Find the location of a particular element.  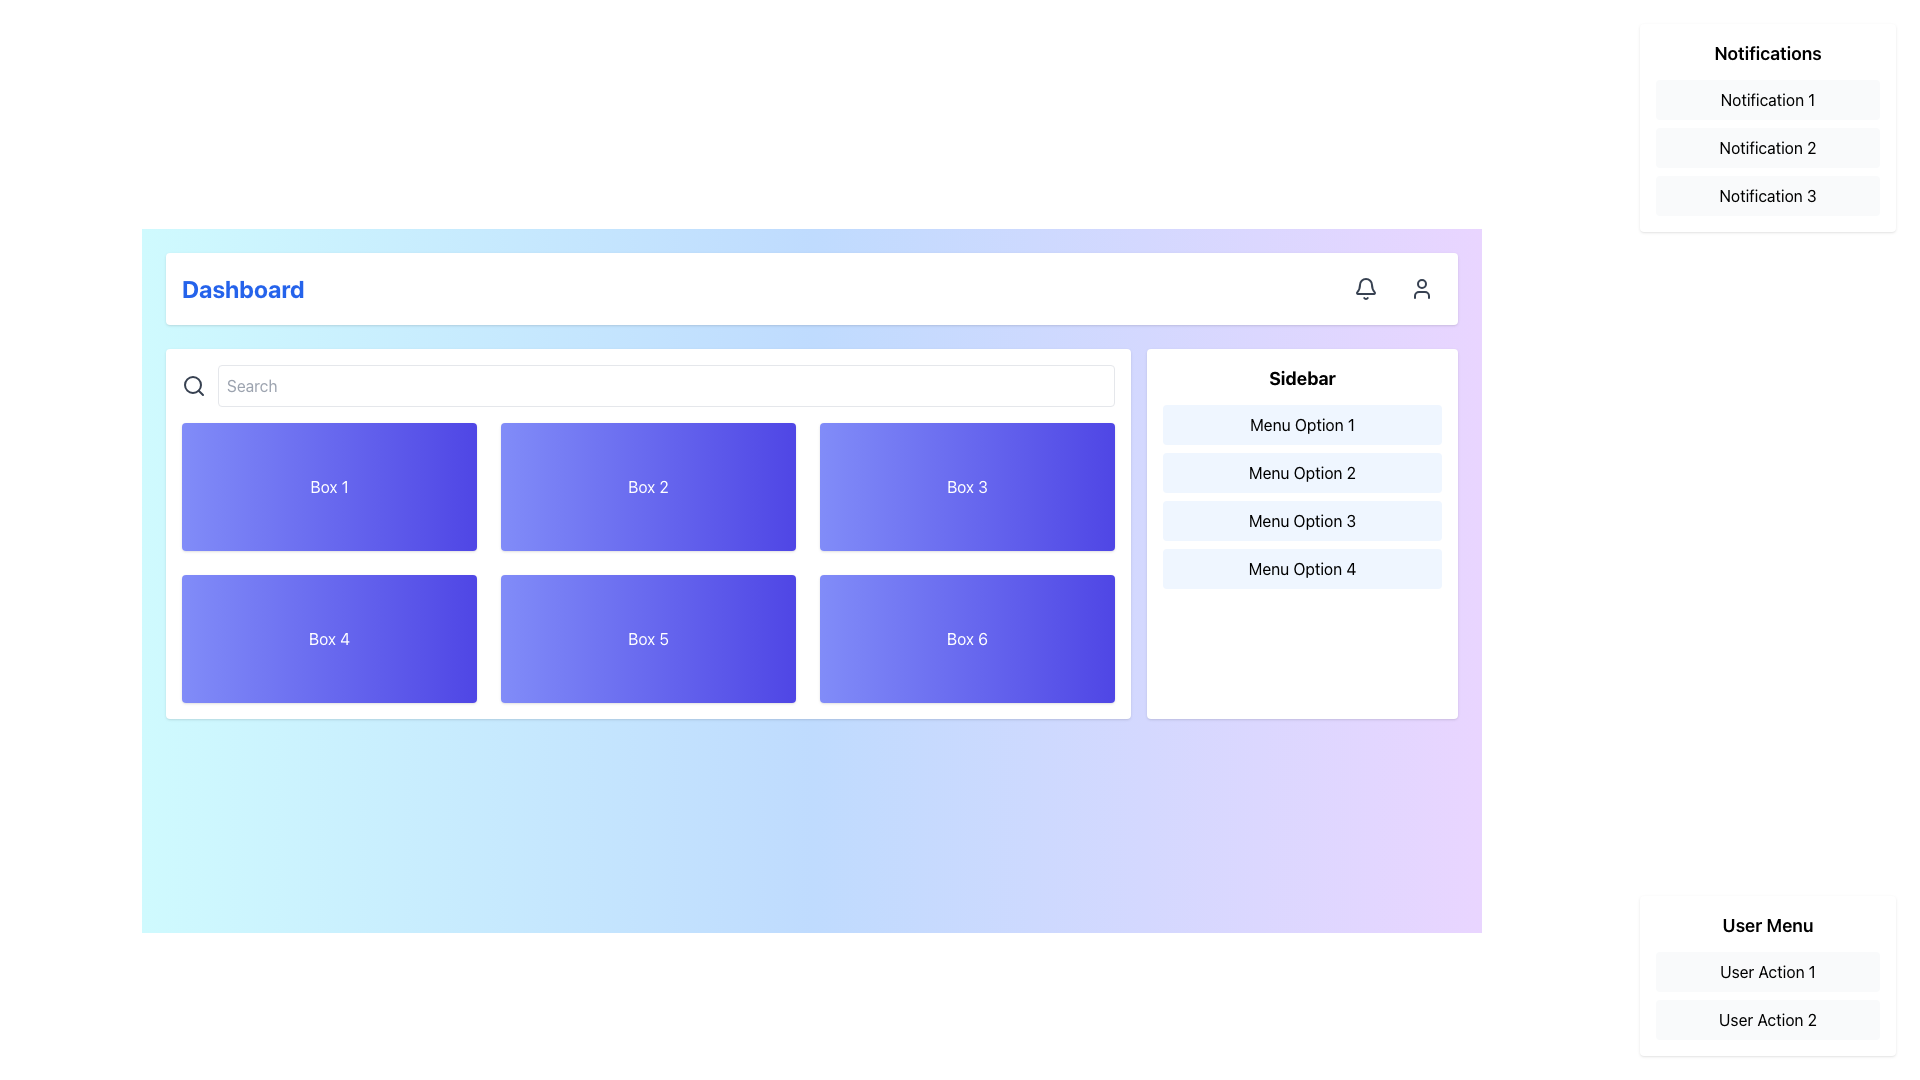

the second item in the 'User Menu' which represents 'User Action 2' to trigger the hover effect is located at coordinates (1767, 1019).